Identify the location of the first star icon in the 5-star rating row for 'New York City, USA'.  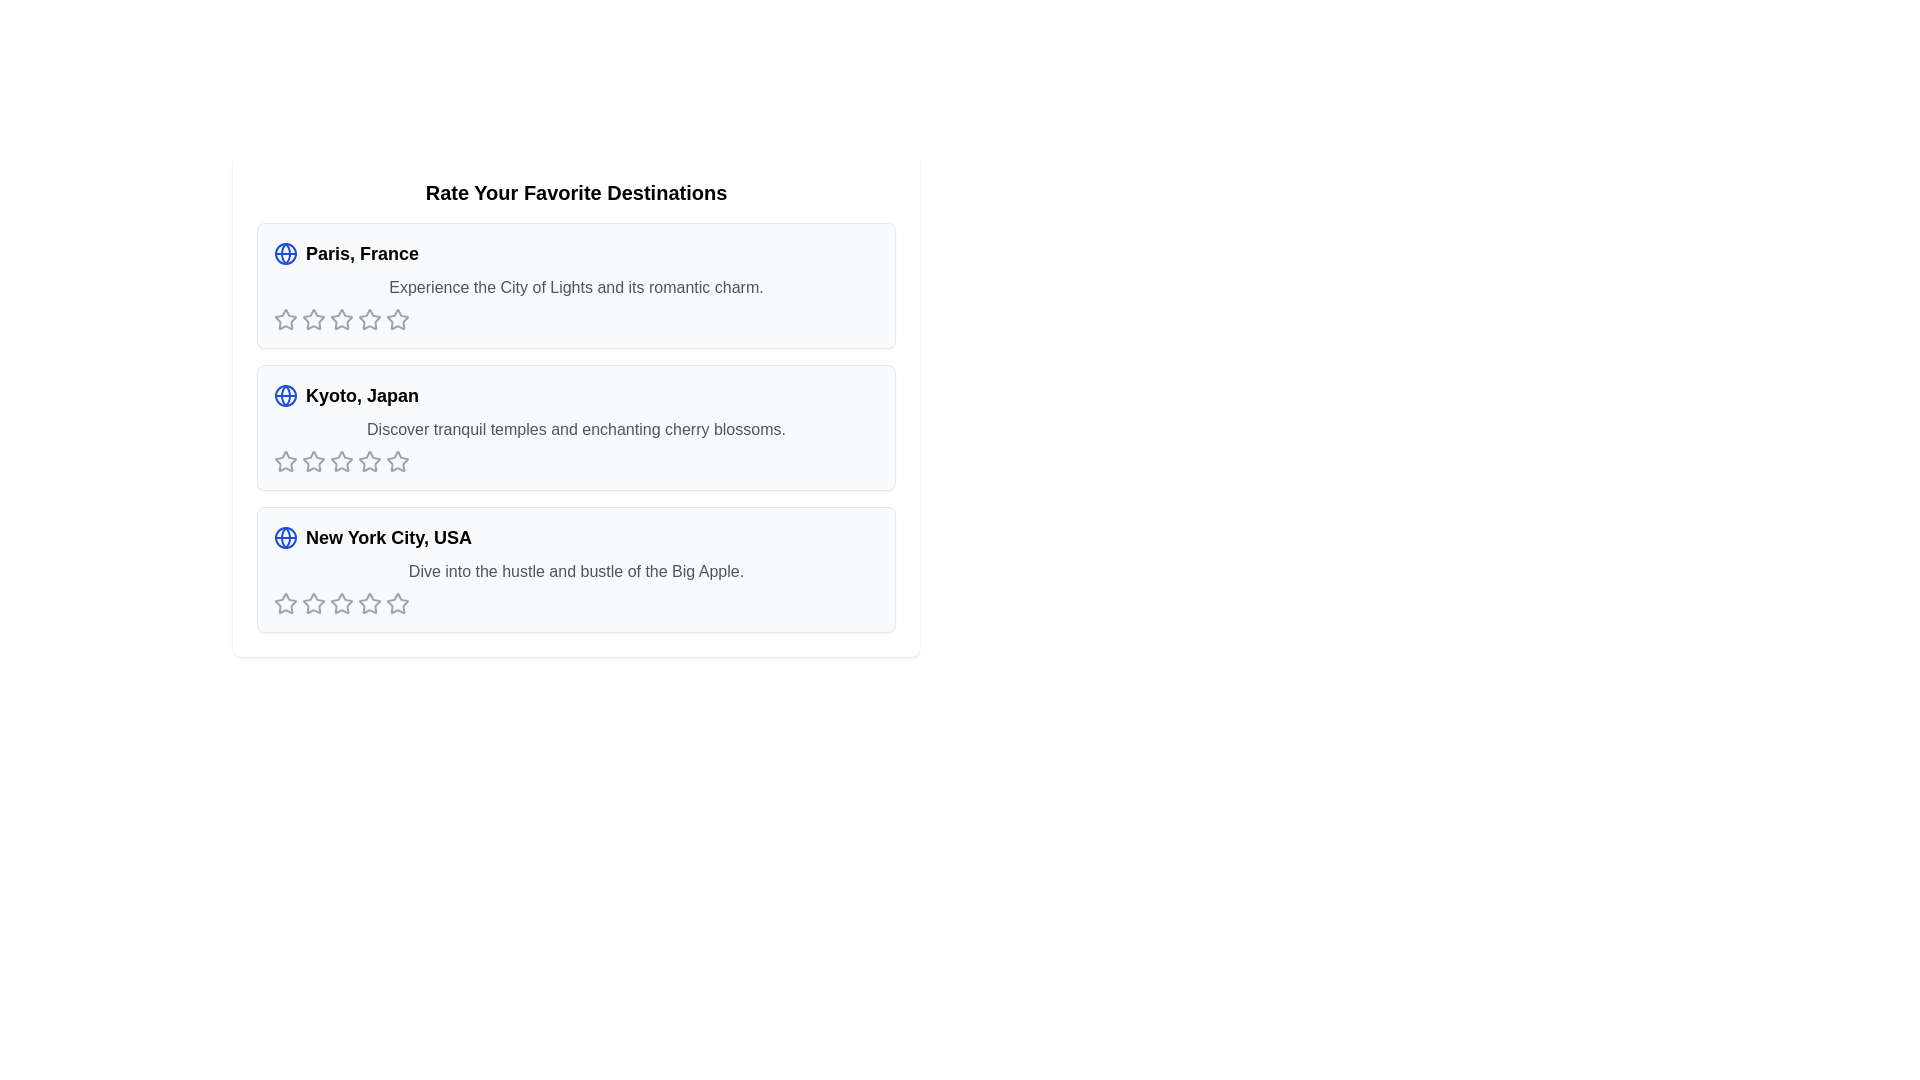
(285, 602).